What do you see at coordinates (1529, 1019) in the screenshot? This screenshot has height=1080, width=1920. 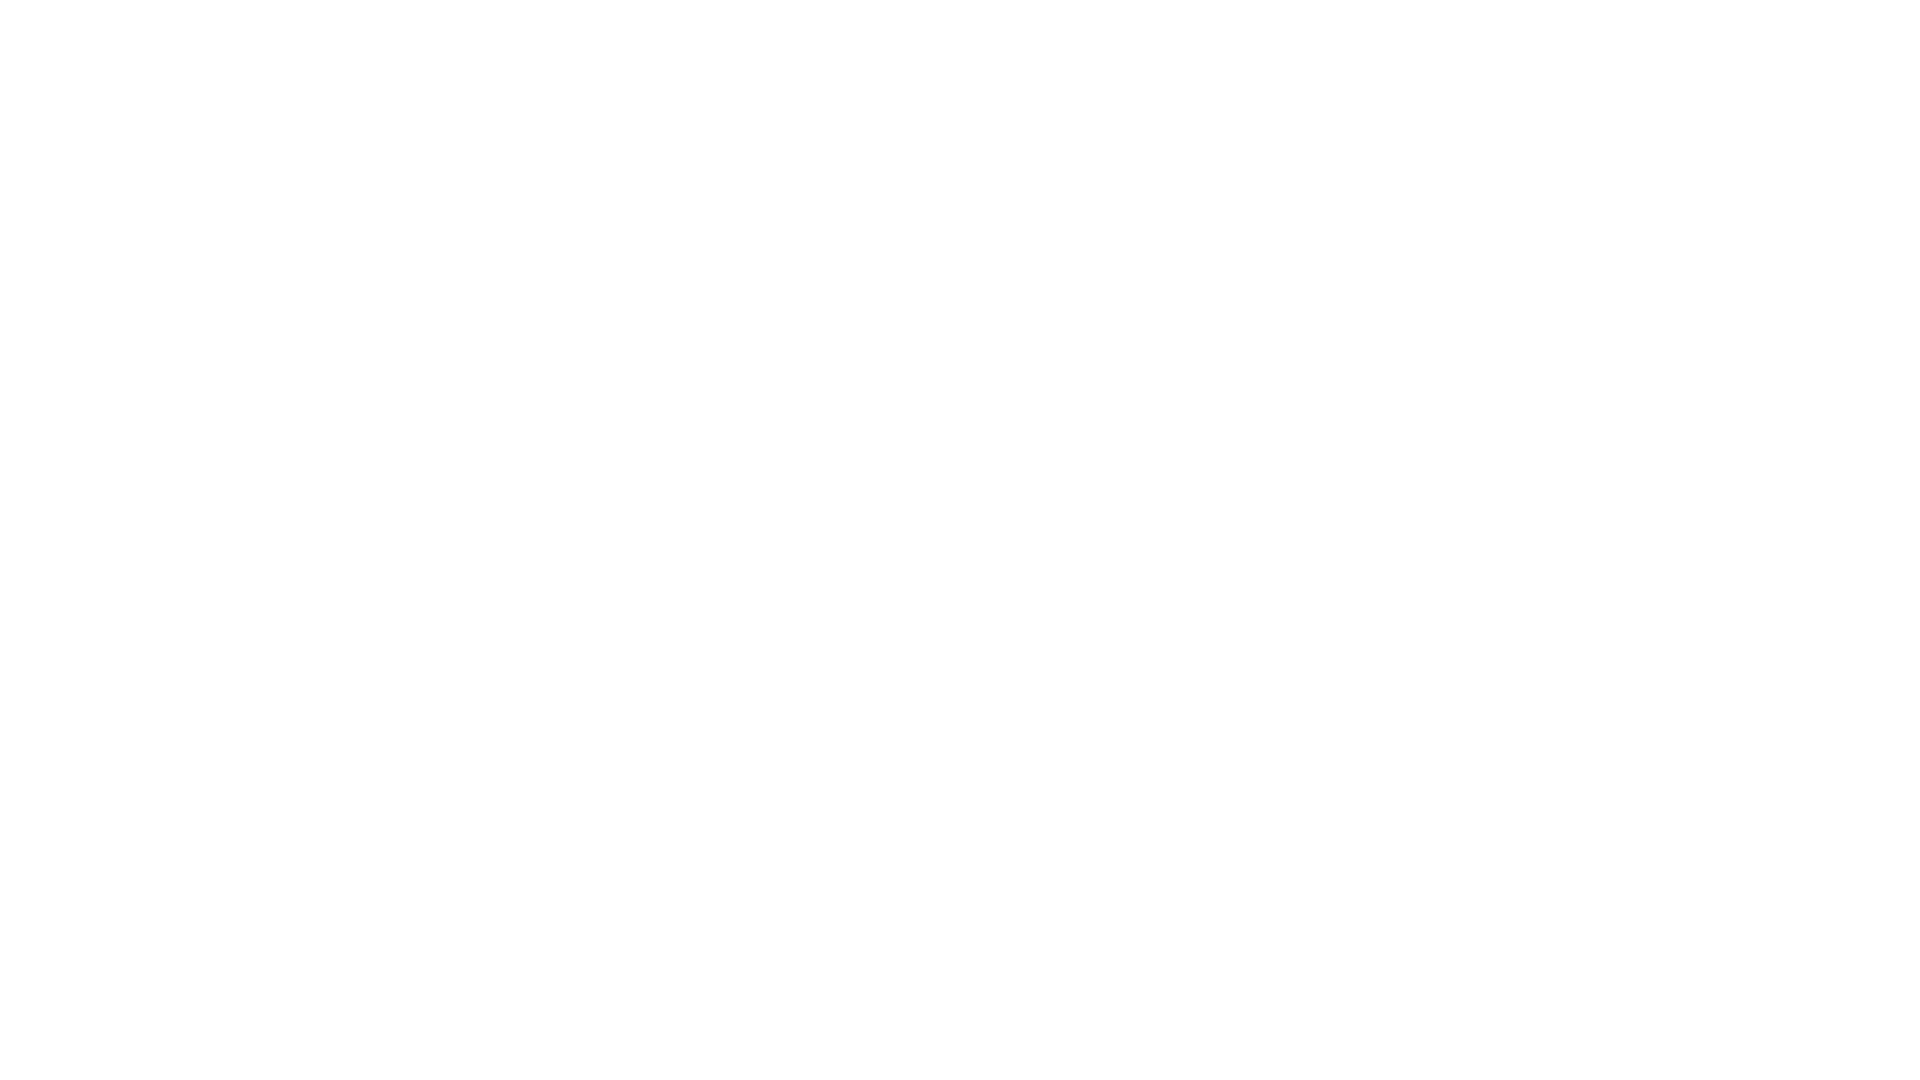 I see `Biodiversity` at bounding box center [1529, 1019].